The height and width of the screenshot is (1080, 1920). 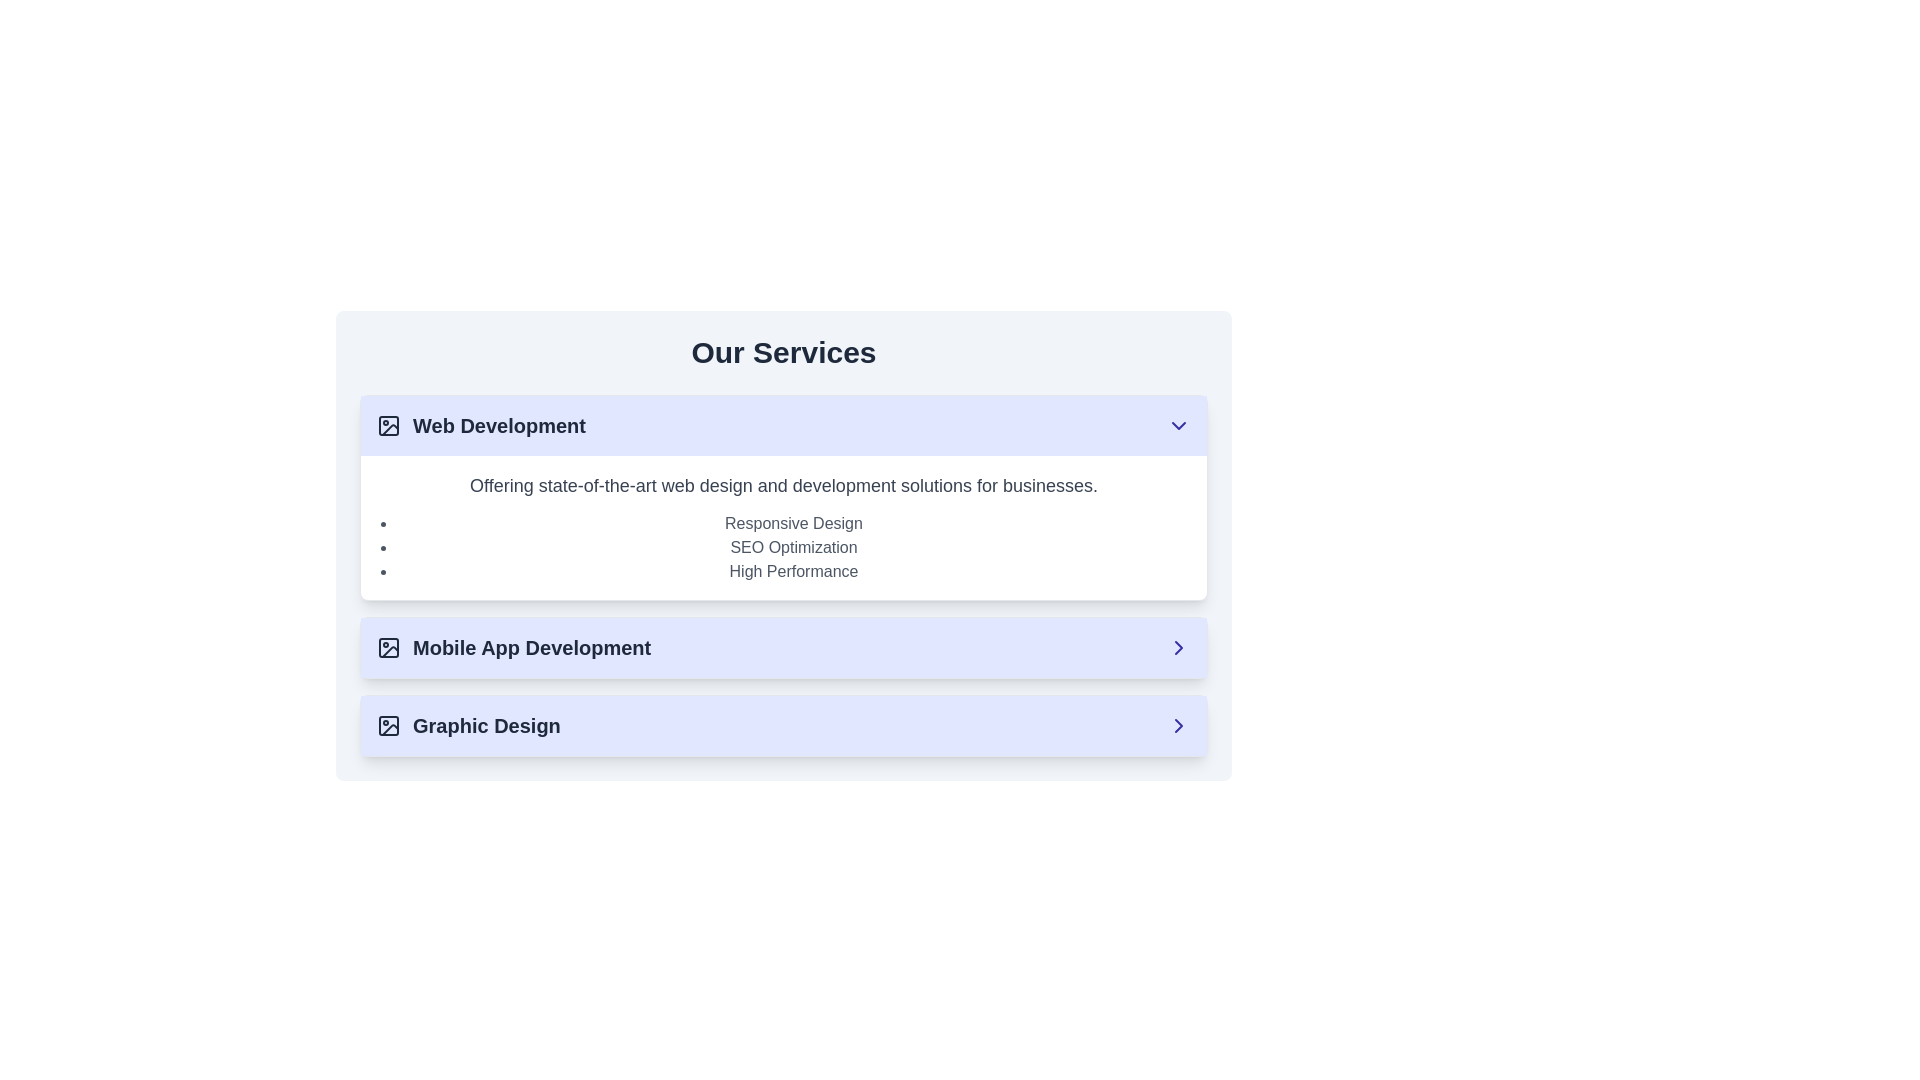 I want to click on the 'Graphic Design' button located in the 'Our Services' section, so click(x=782, y=725).